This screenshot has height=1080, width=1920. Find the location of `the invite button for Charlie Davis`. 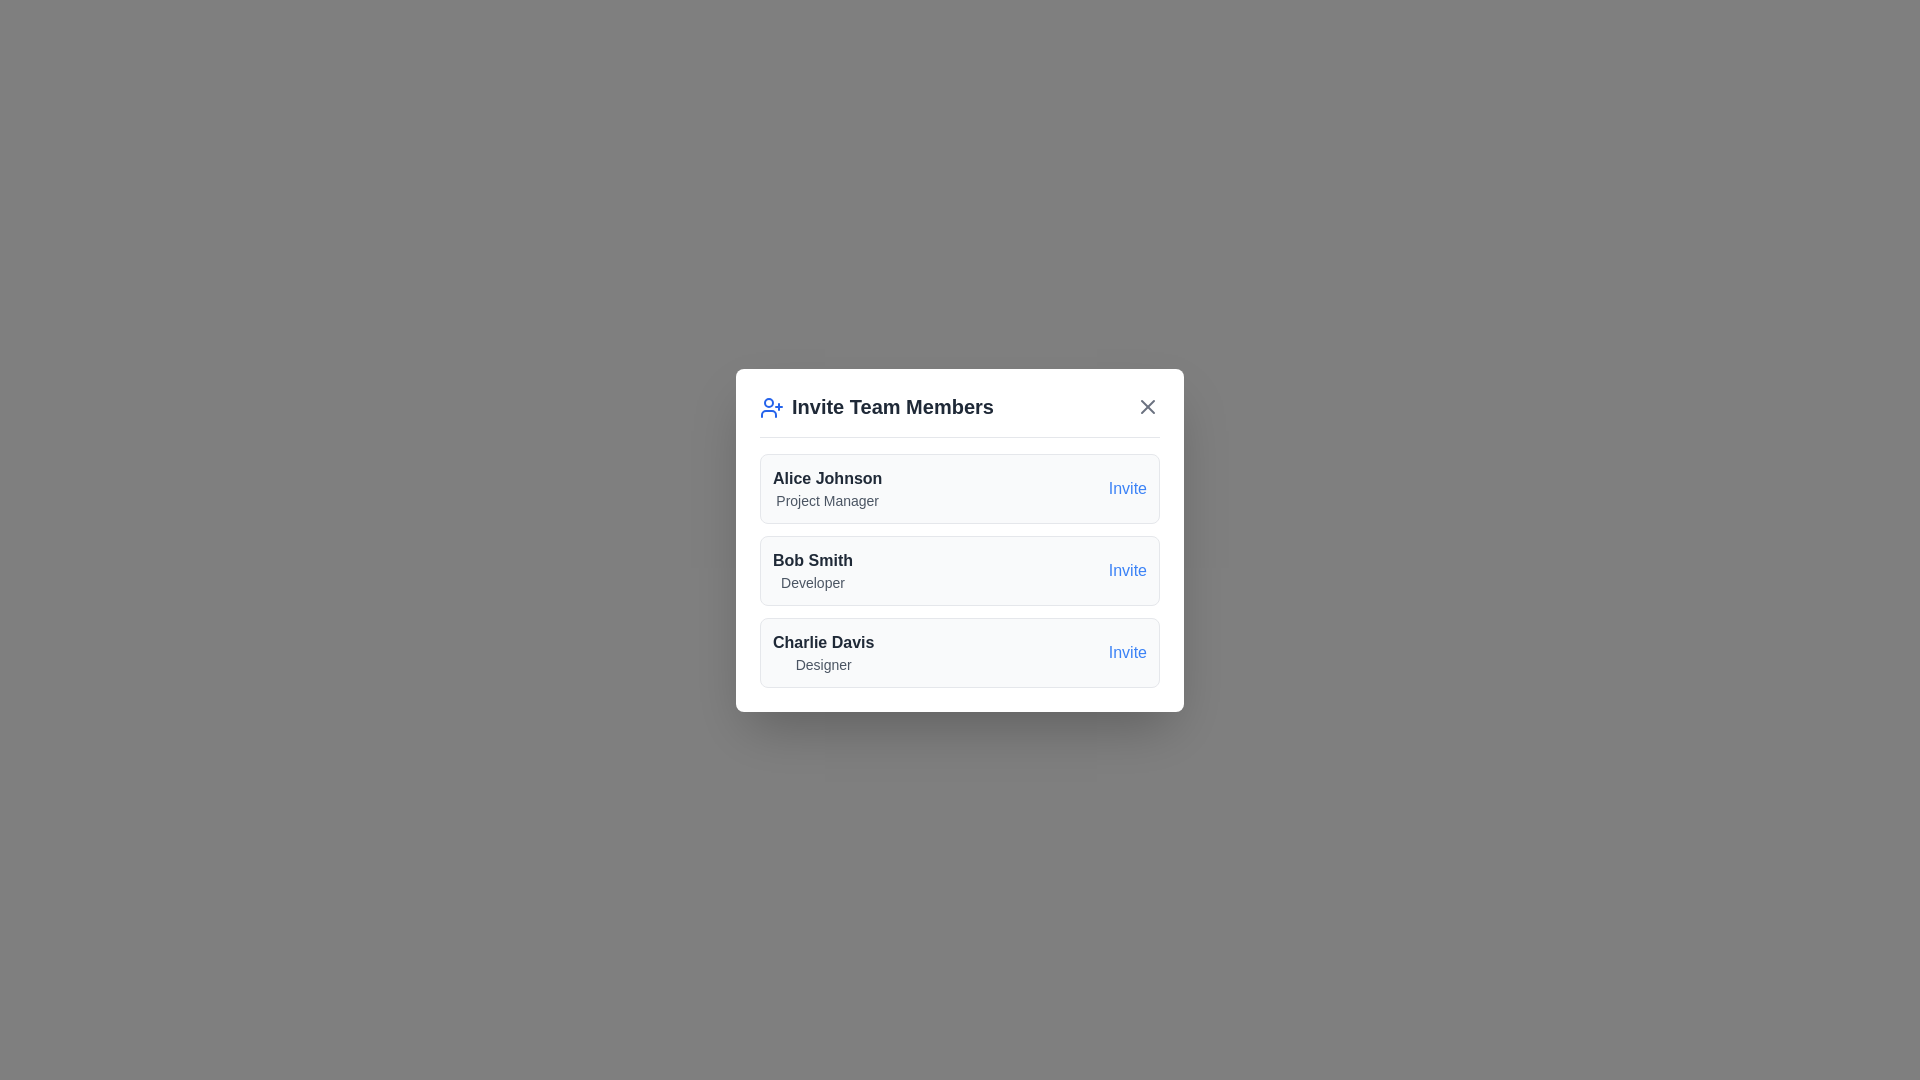

the invite button for Charlie Davis is located at coordinates (1127, 652).